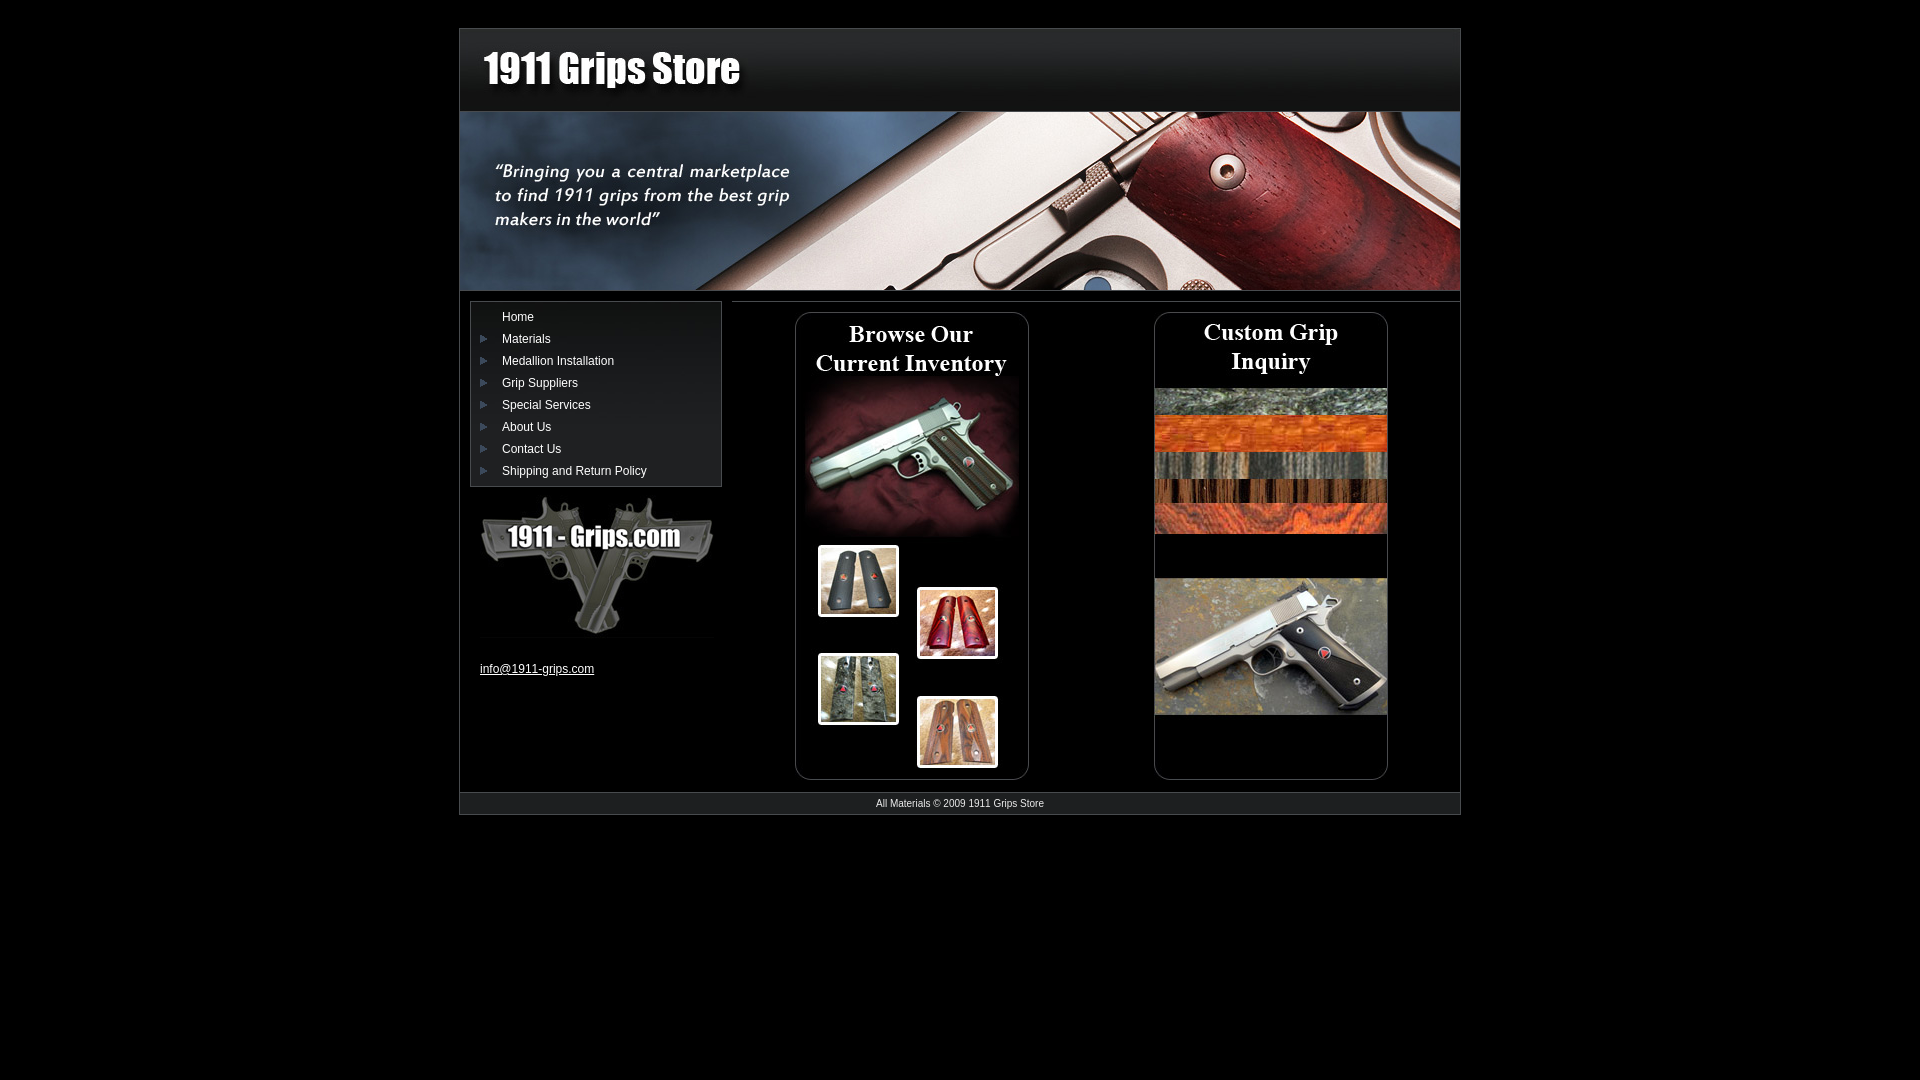  What do you see at coordinates (502, 470) in the screenshot?
I see `'Shipping and Return Policy'` at bounding box center [502, 470].